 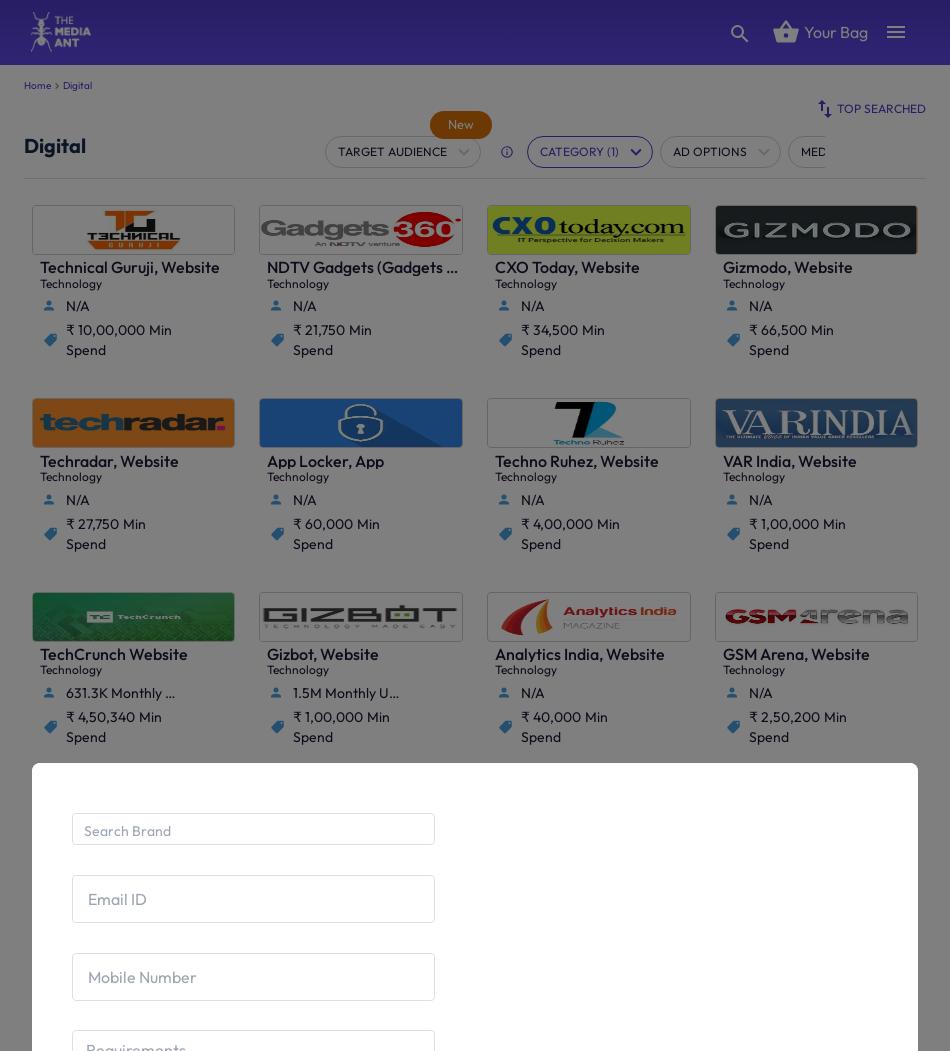 I want to click on 'BGR, Website', so click(x=543, y=847).